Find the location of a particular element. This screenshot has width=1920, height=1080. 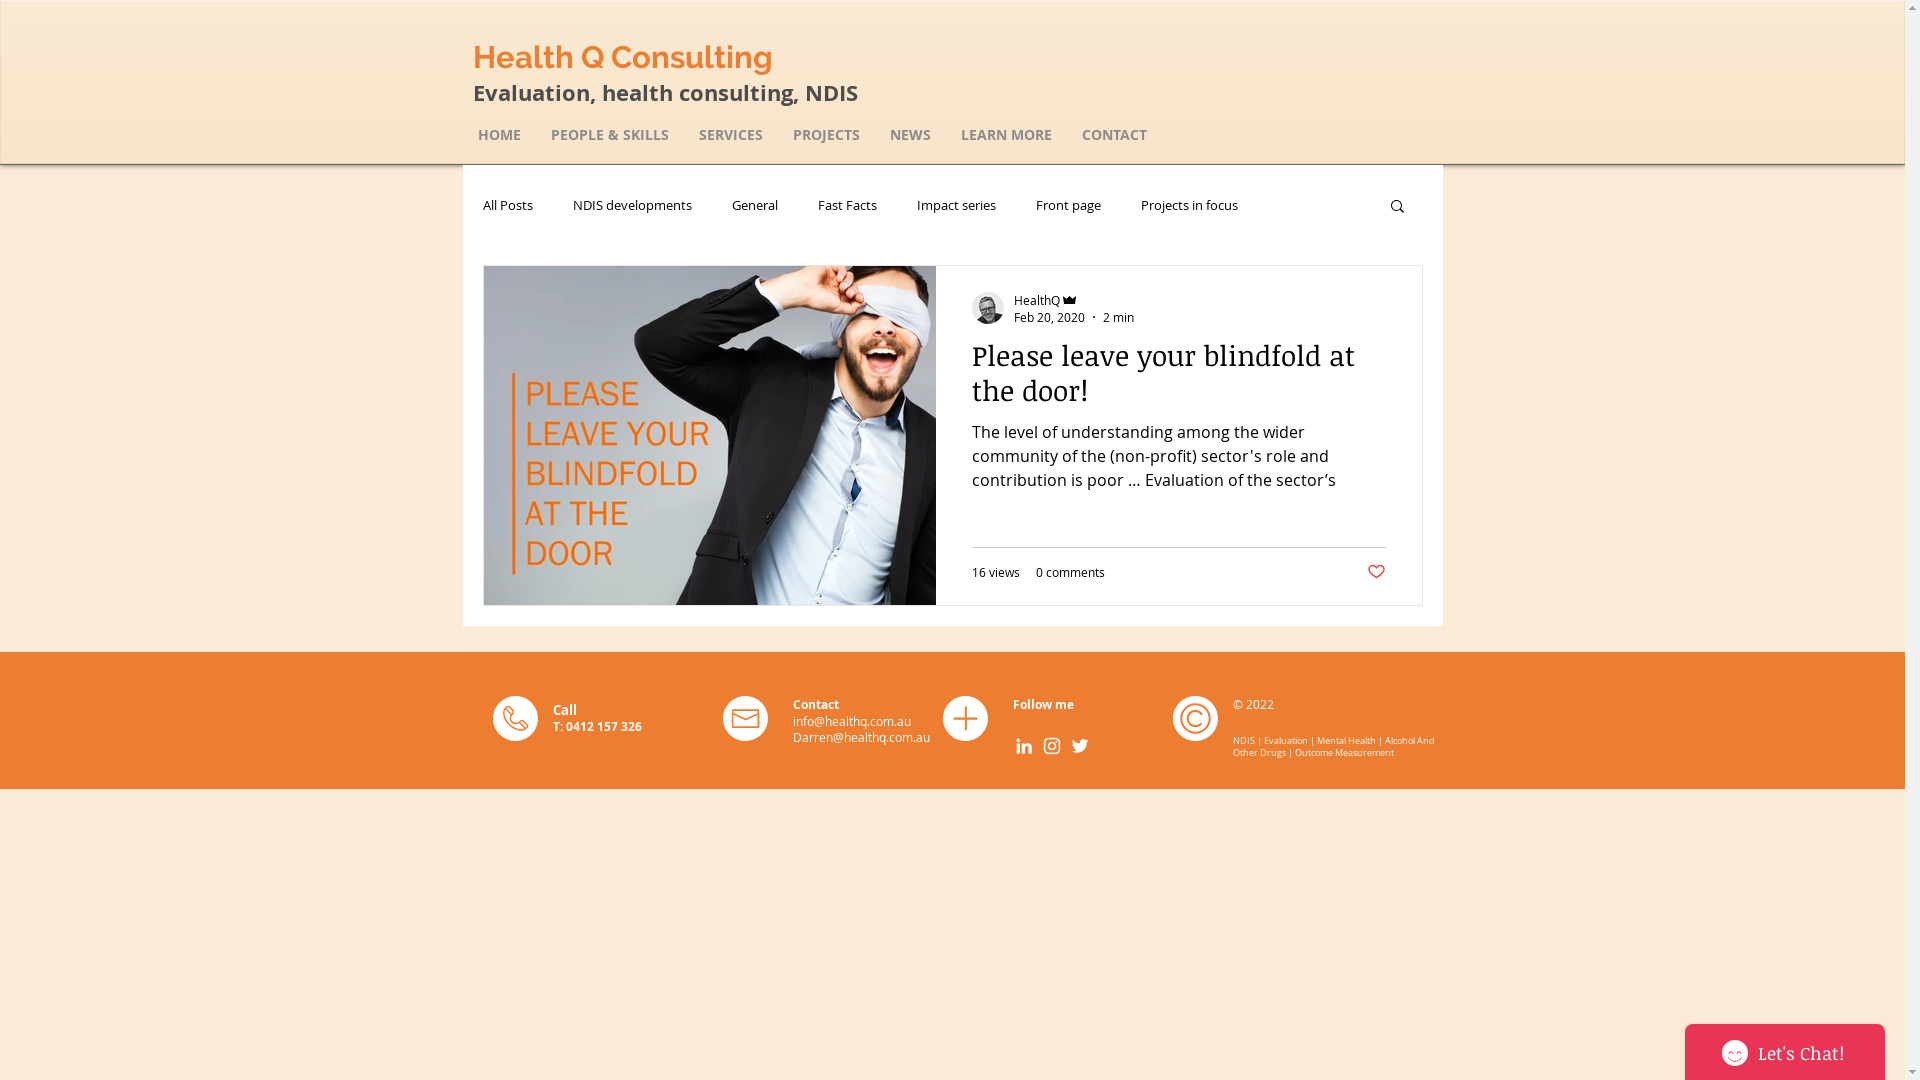

'Please leave your blindfold at the door!' is located at coordinates (1179, 378).